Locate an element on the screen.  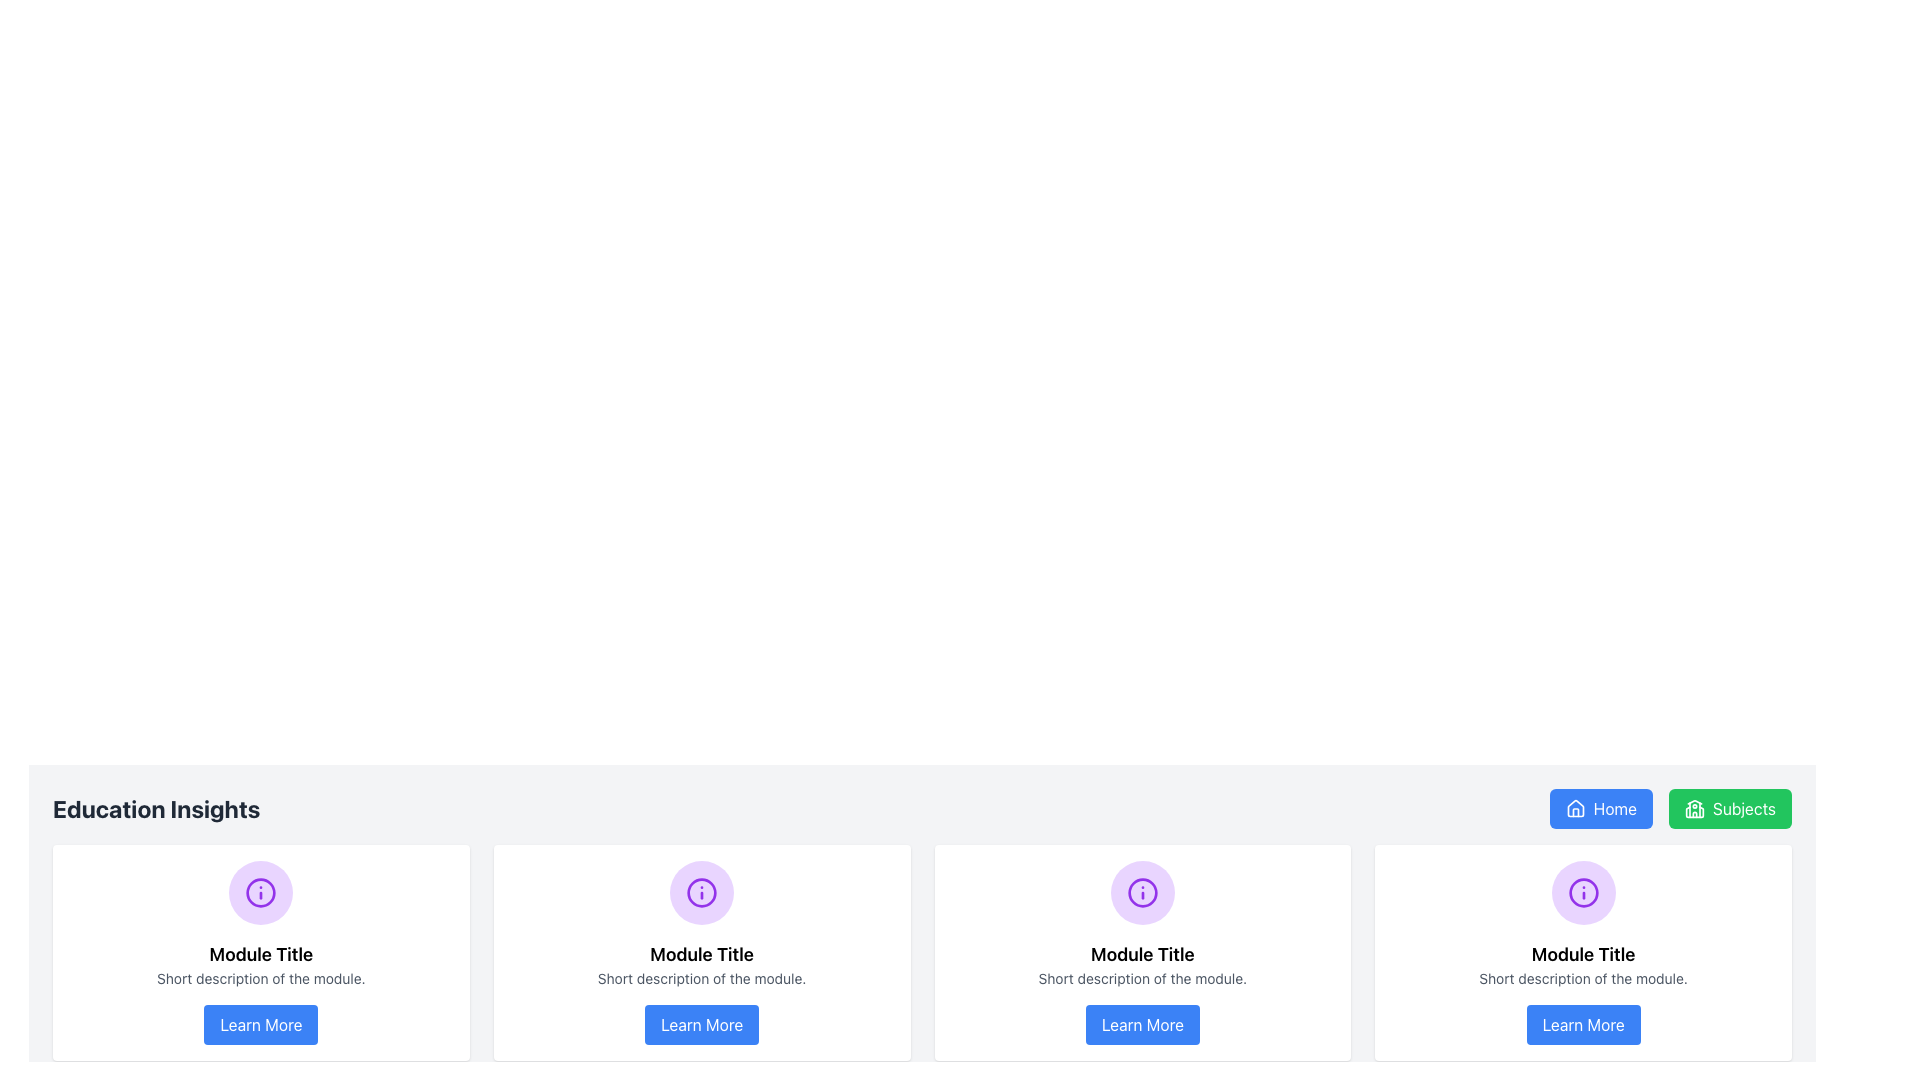
the information icon resembling an 'i' enclosed within a purple circular border, located at the center of its light purple circular background in the first card at the bottom center of the interface is located at coordinates (702, 892).